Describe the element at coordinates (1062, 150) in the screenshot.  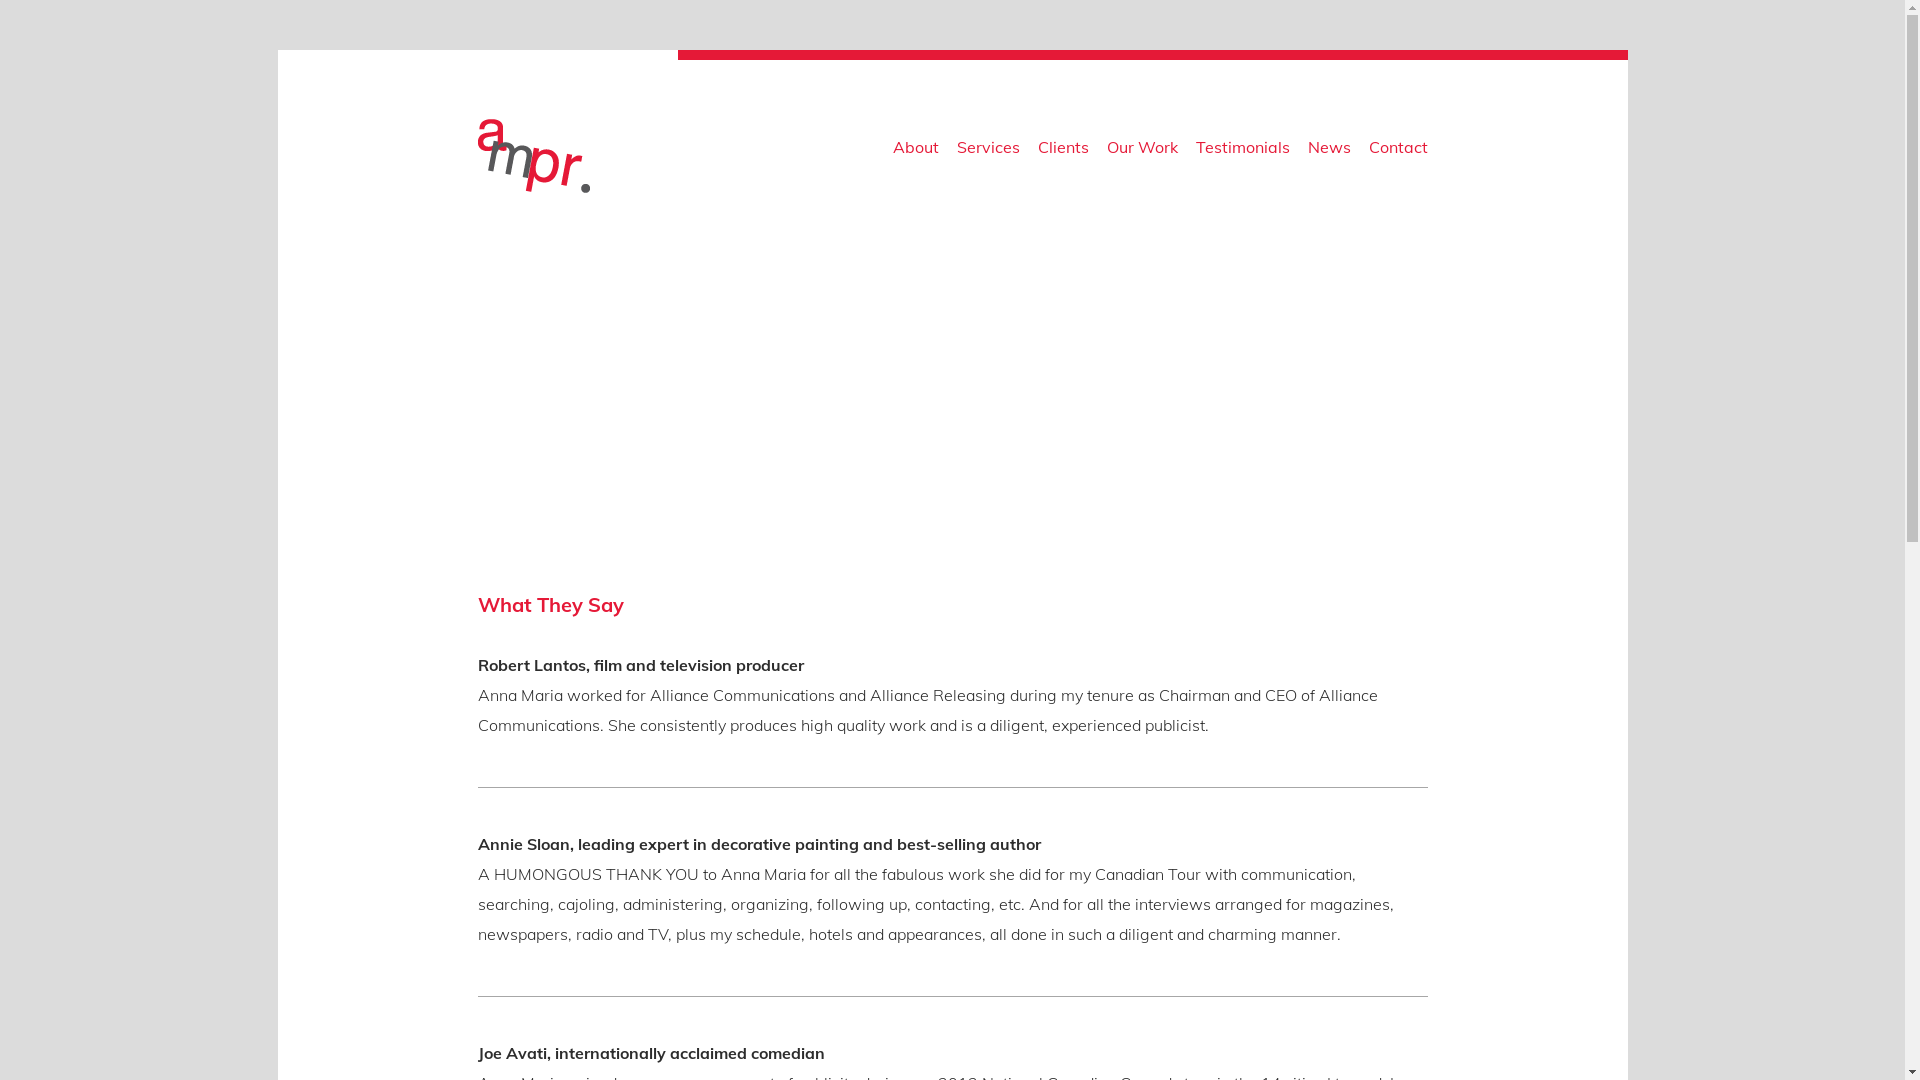
I see `'Clients'` at that location.